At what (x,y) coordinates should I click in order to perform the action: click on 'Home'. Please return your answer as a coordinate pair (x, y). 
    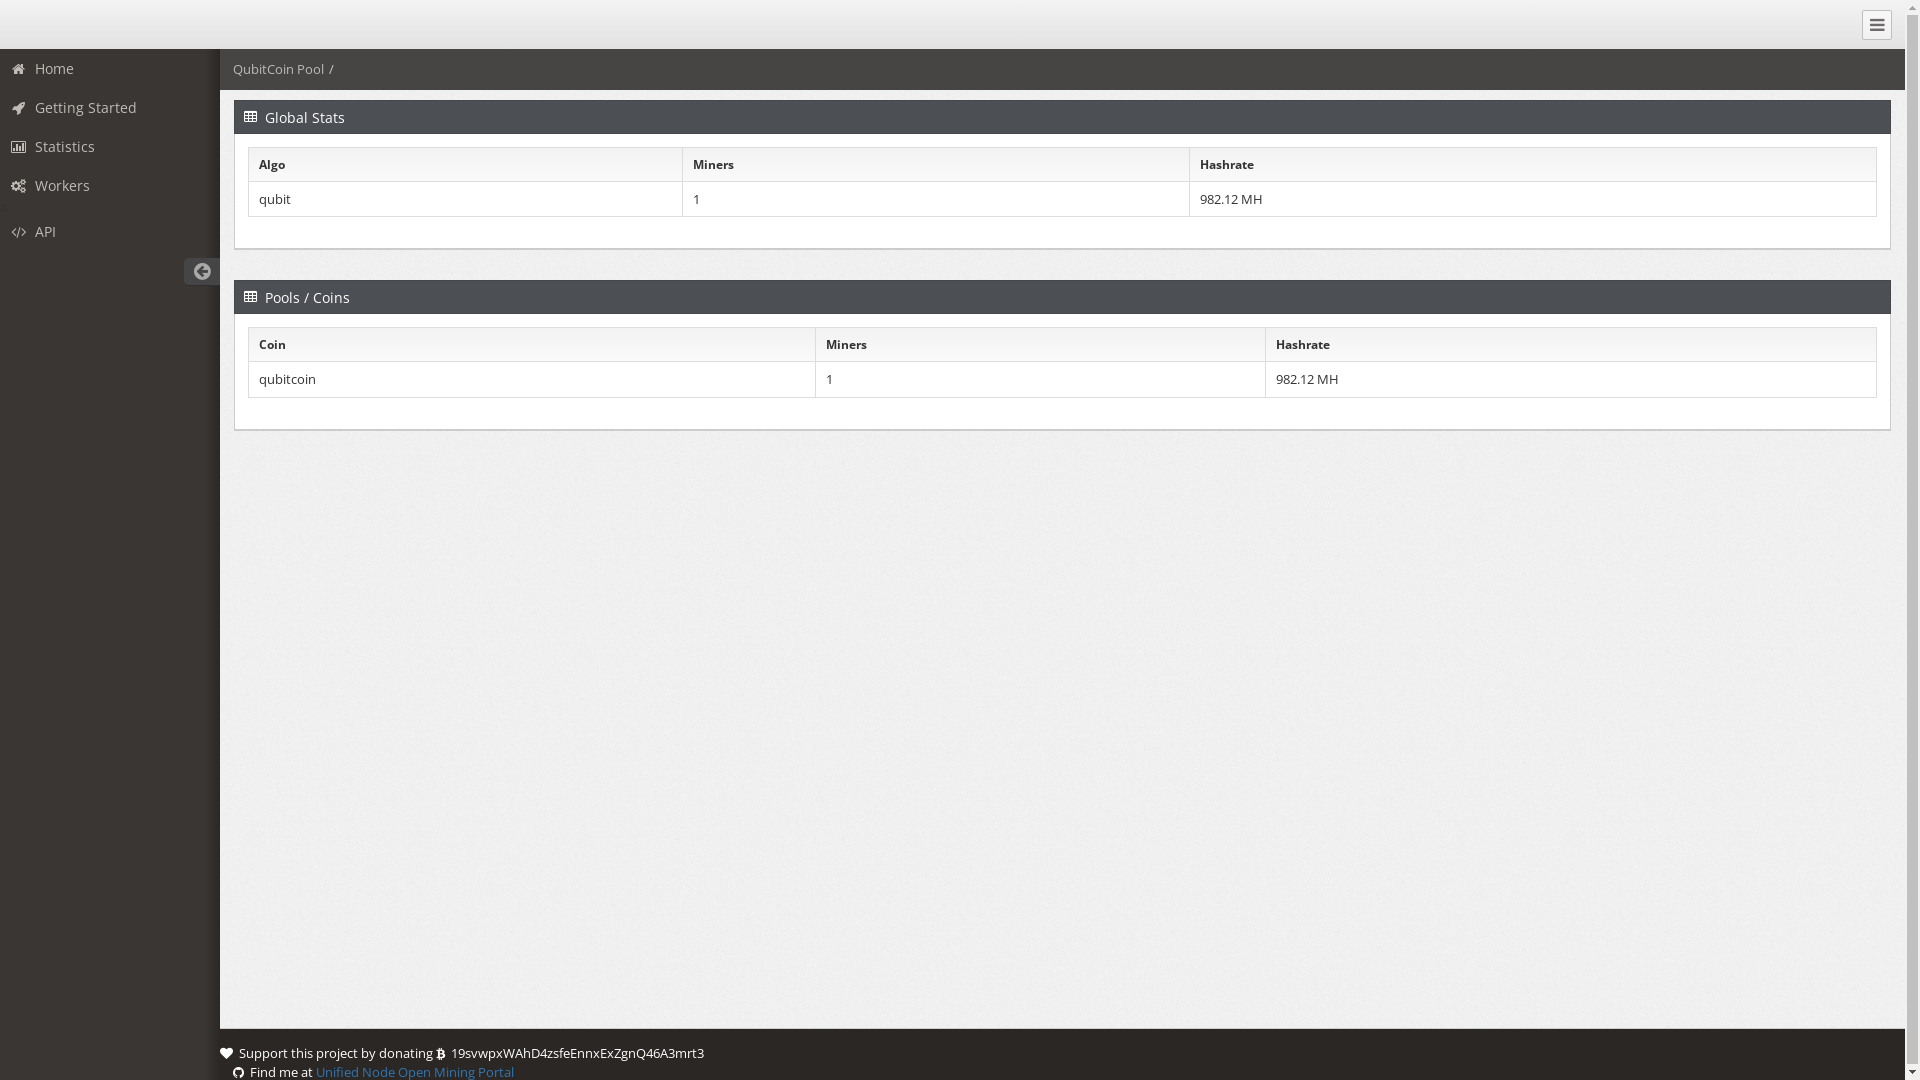
    Looking at the image, I should click on (109, 67).